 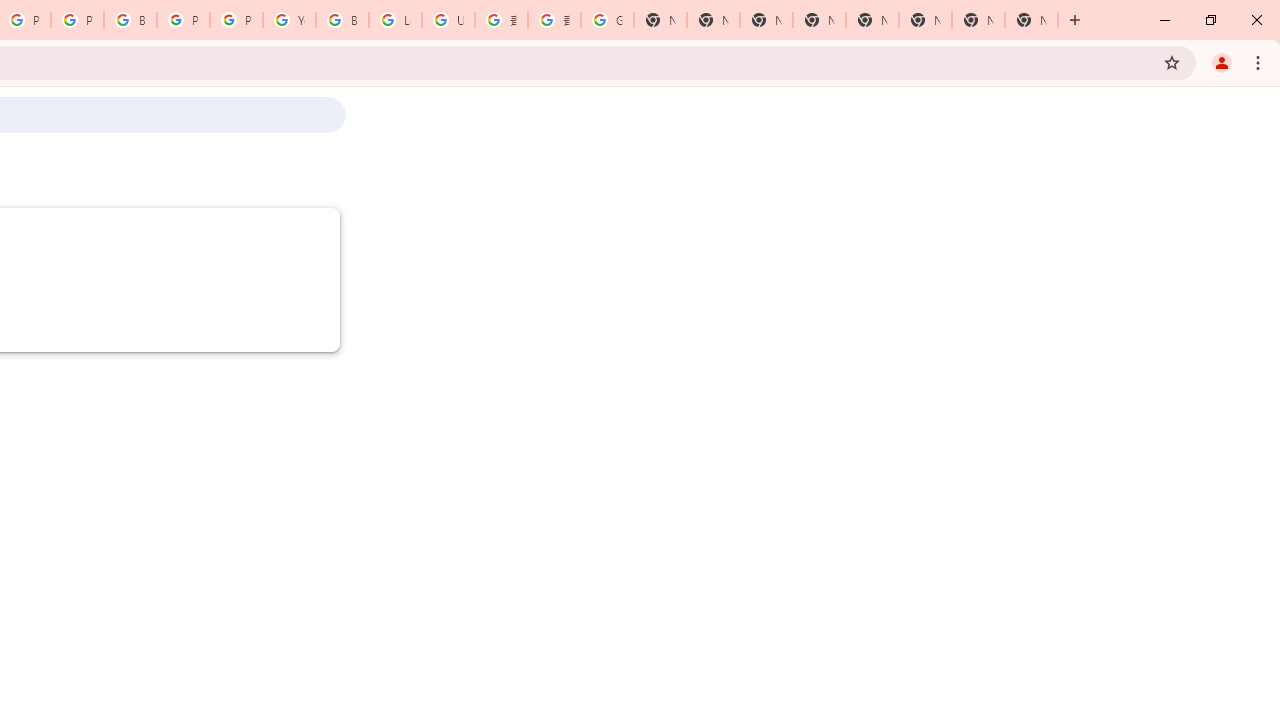 What do you see at coordinates (1031, 20) in the screenshot?
I see `'New Tab'` at bounding box center [1031, 20].